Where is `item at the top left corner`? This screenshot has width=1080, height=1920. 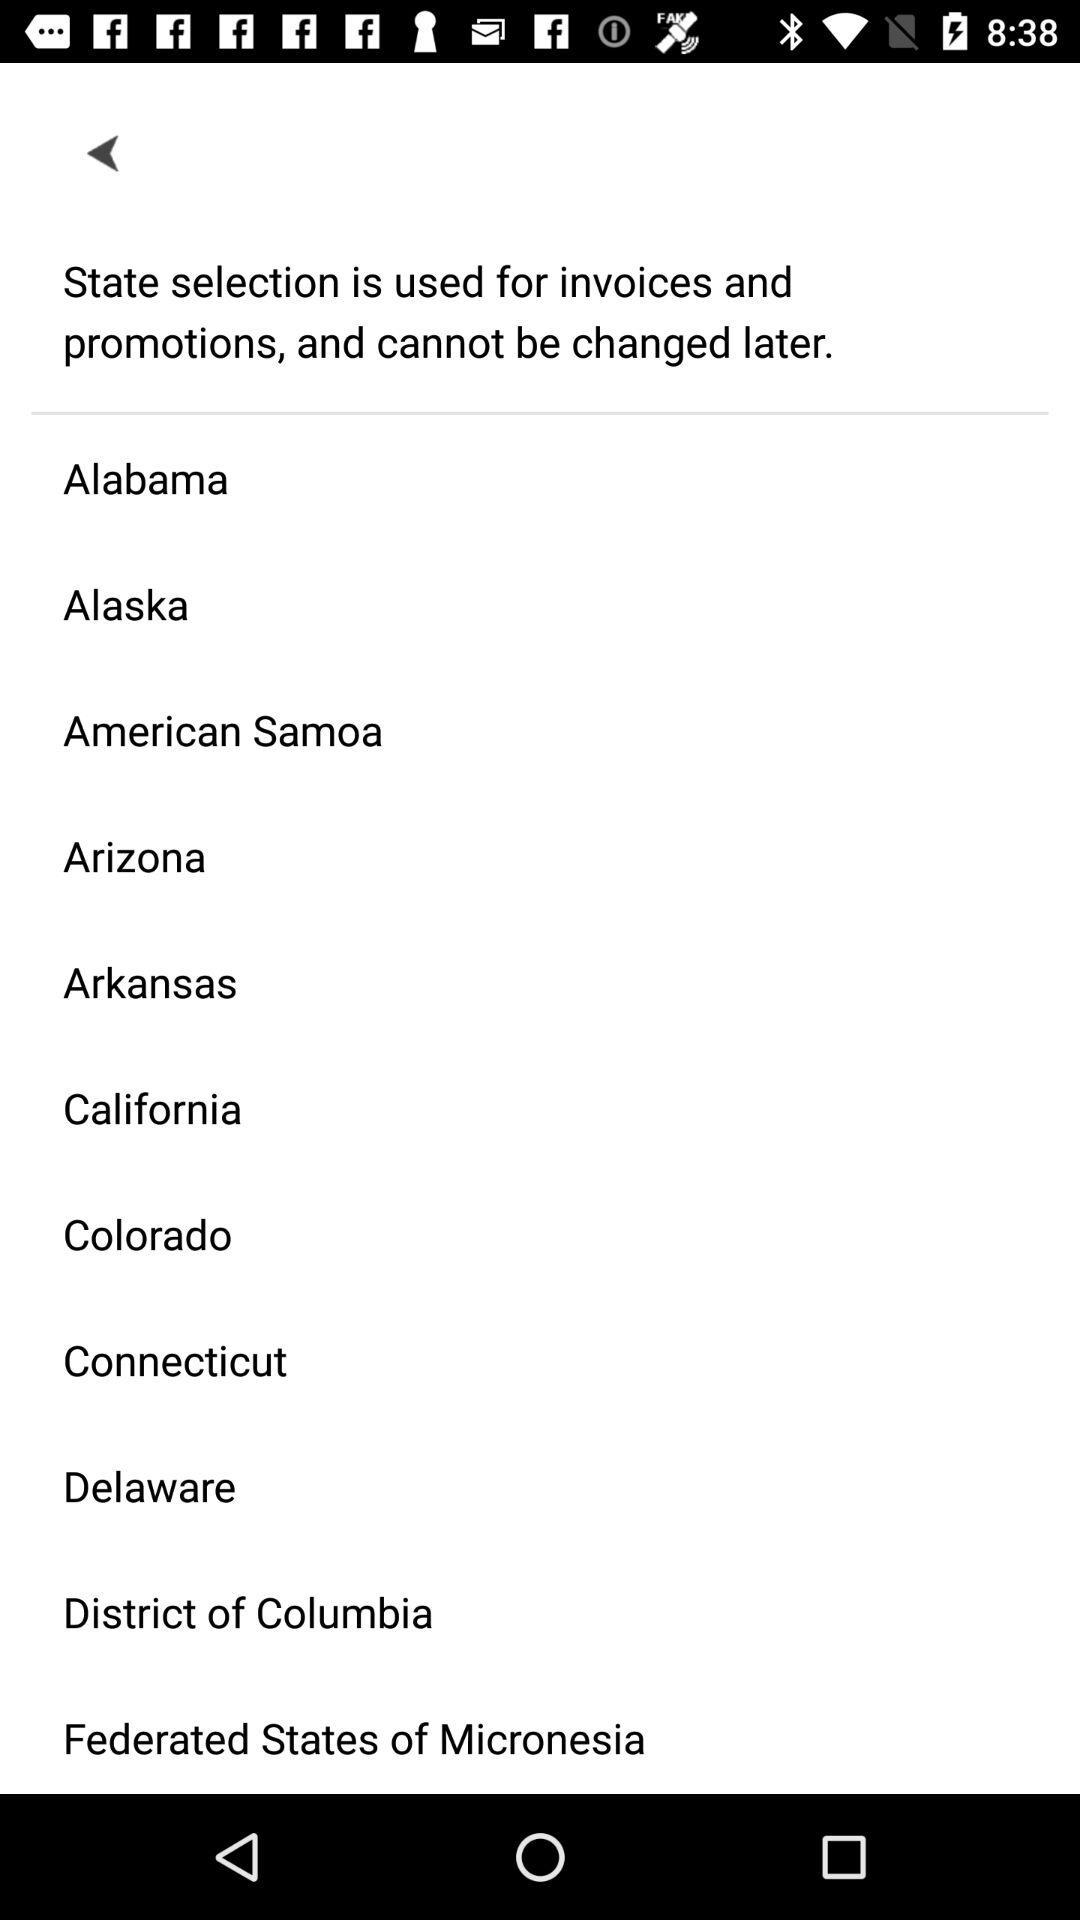
item at the top left corner is located at coordinates (104, 151).